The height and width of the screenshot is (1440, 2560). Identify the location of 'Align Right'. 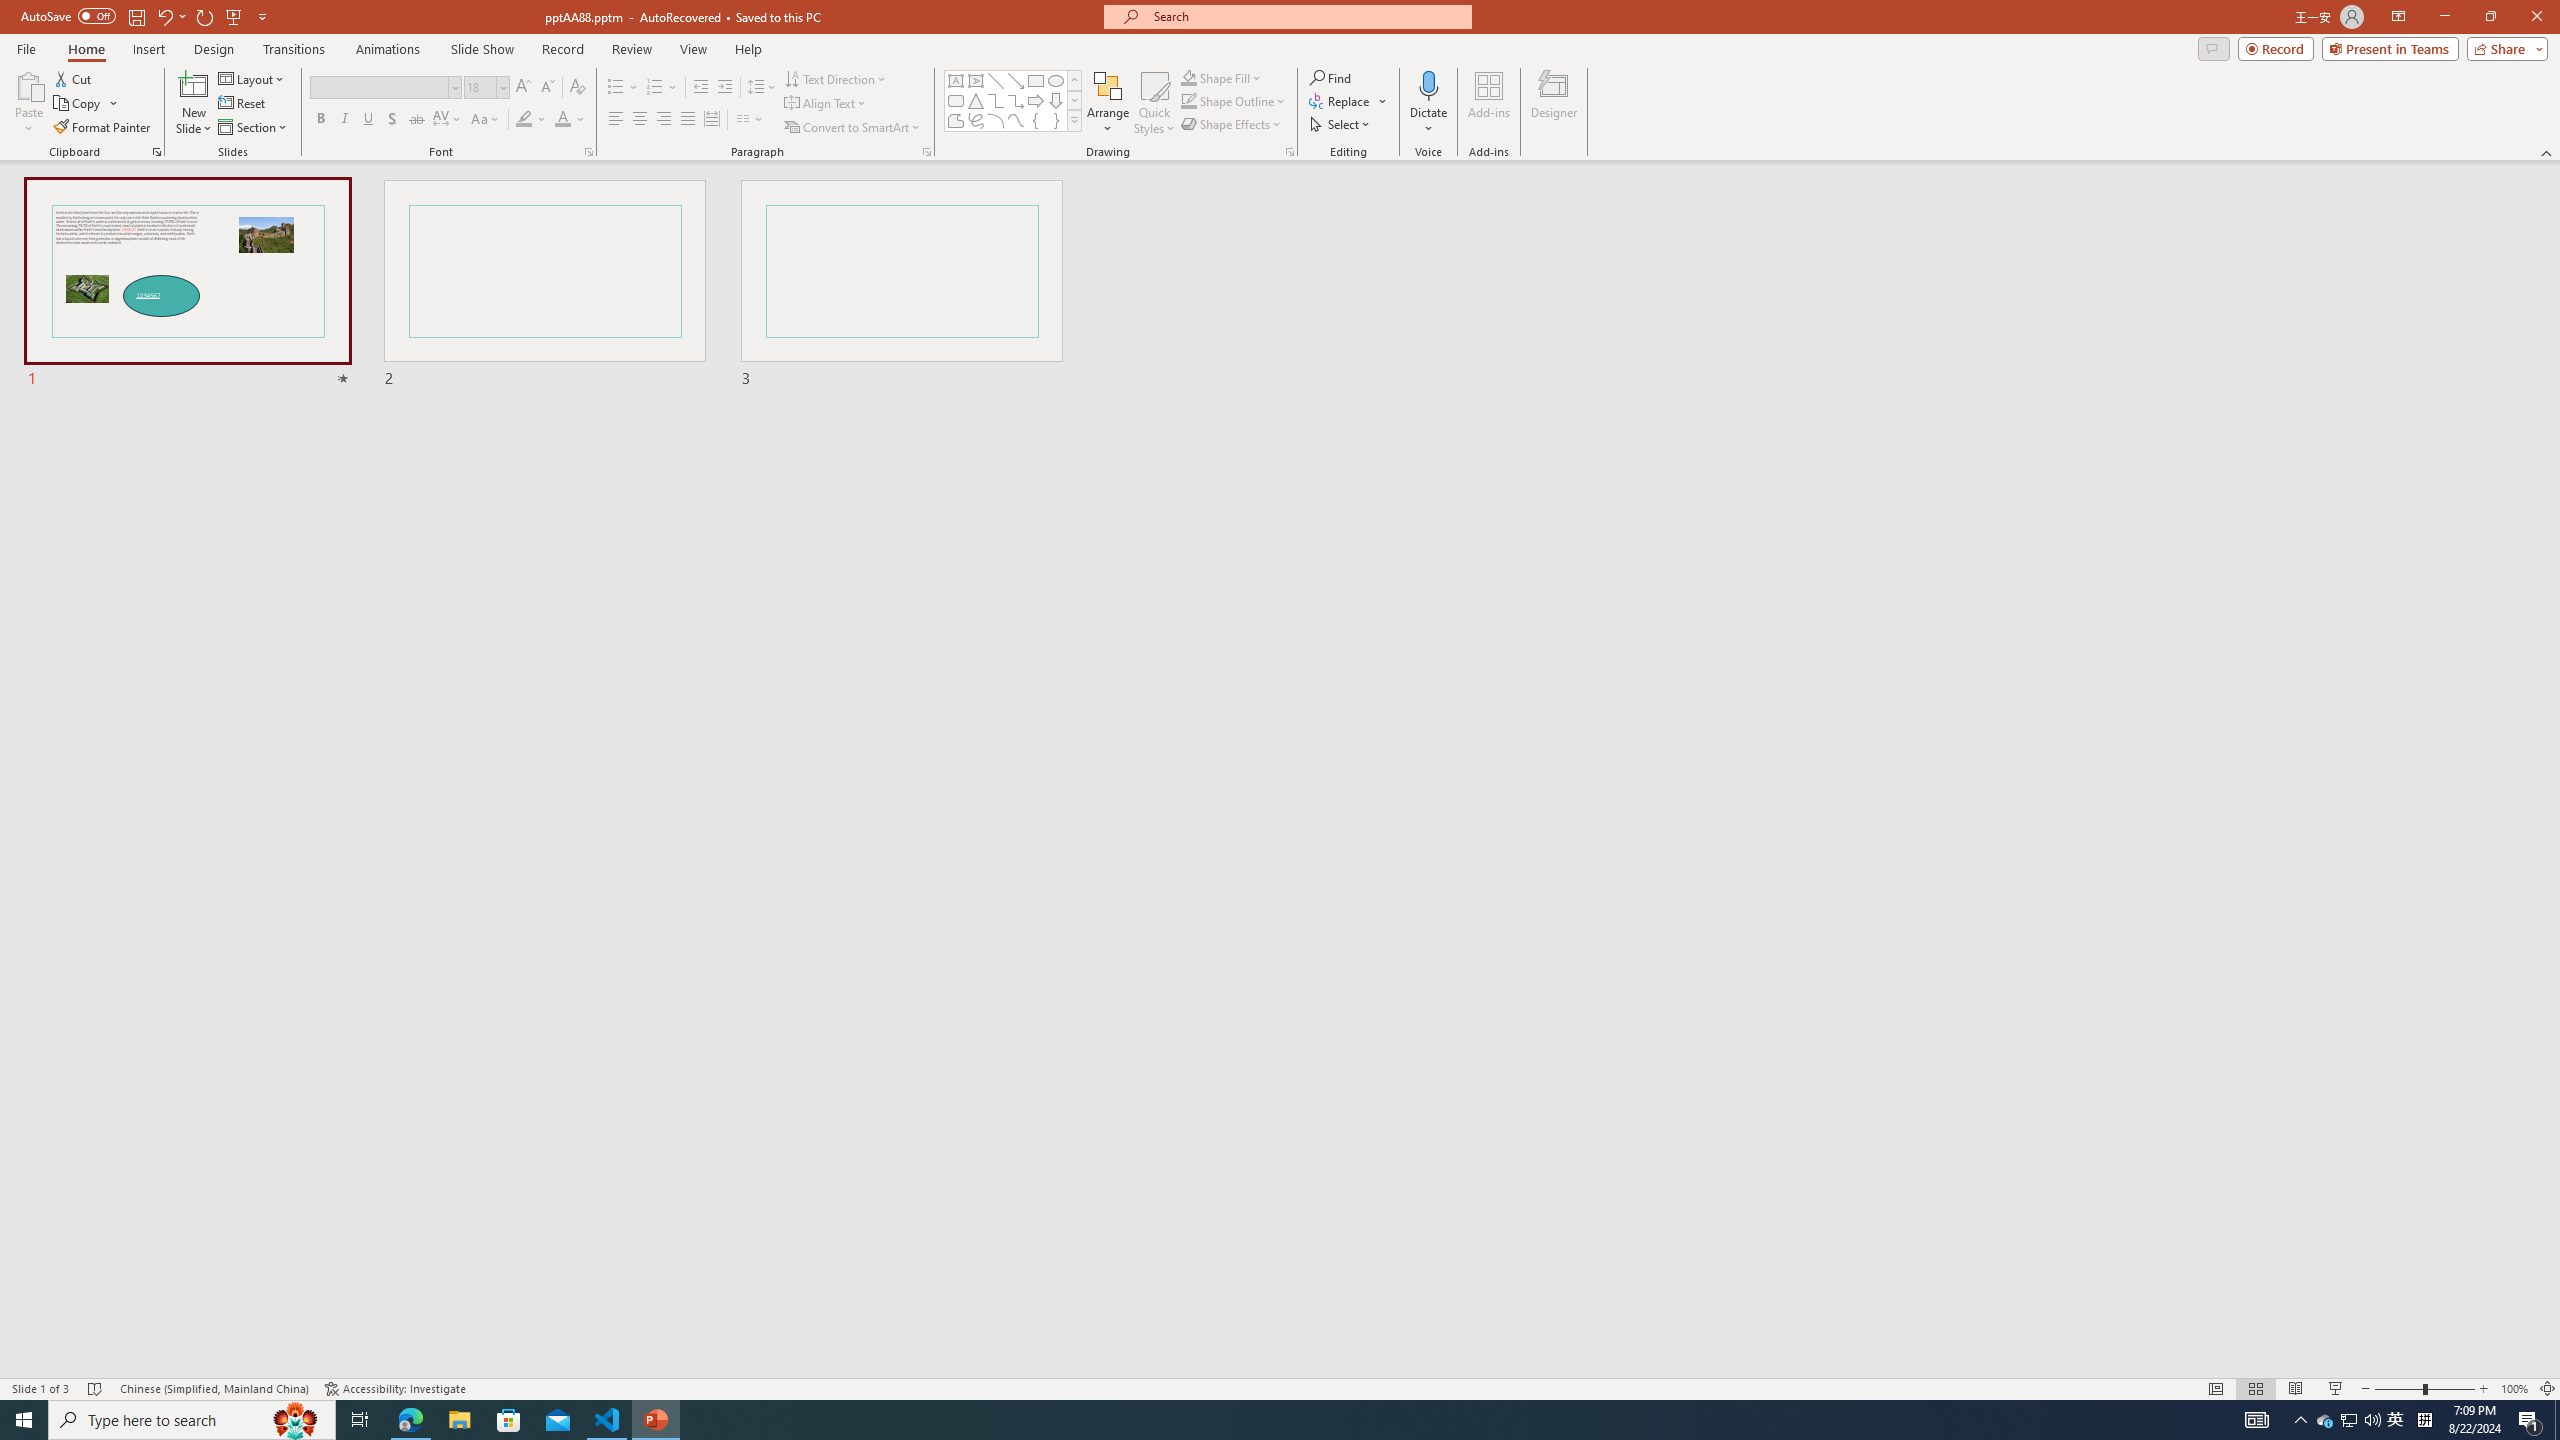
(664, 118).